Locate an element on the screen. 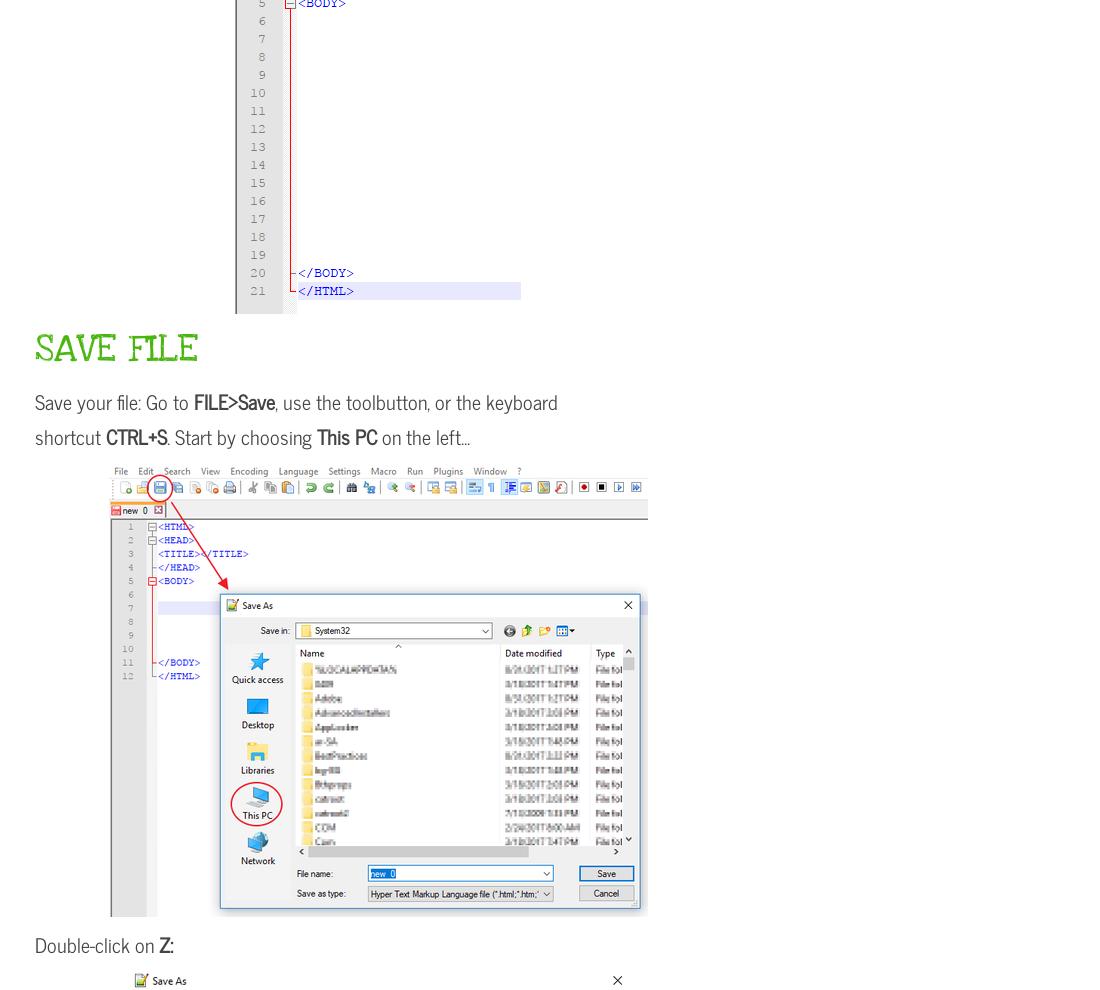  ', use the toolbutton, or the keyboard shortcut' is located at coordinates (295, 417).